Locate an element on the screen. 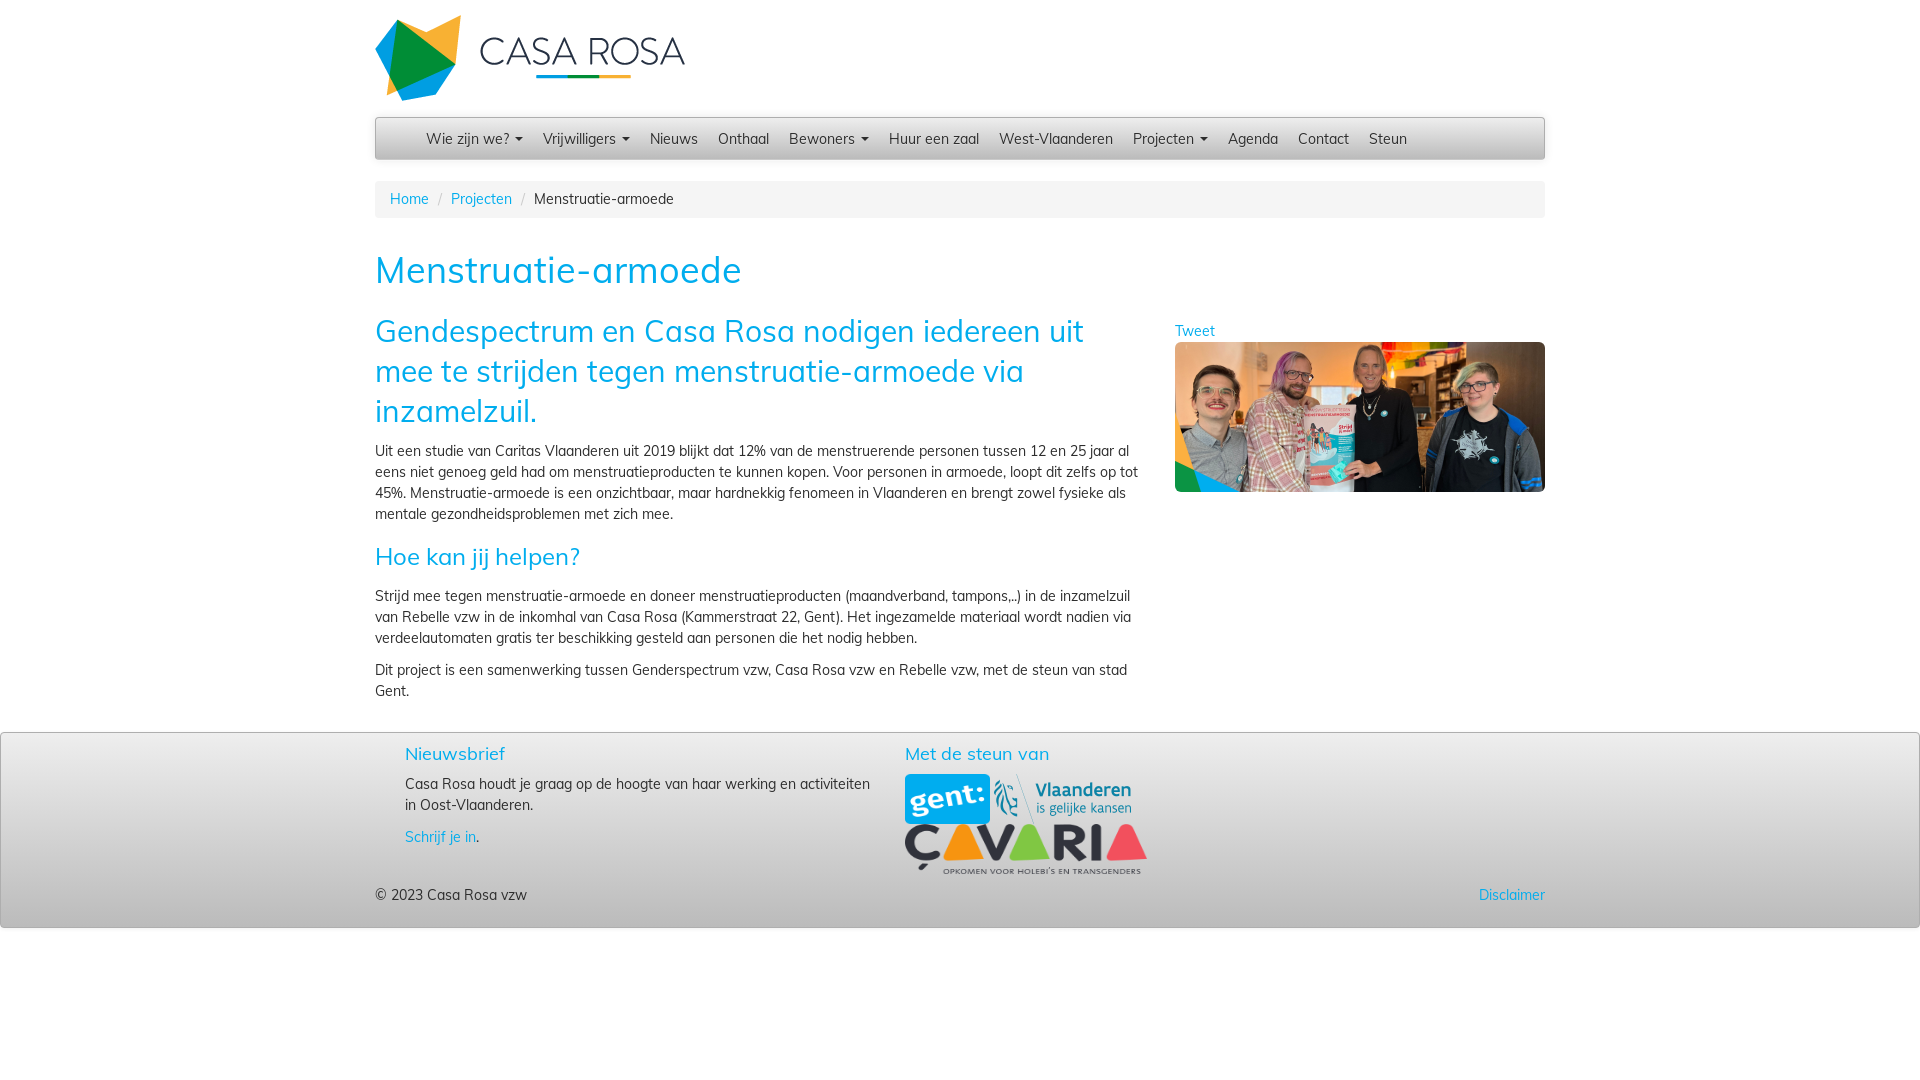 Image resolution: width=1920 pixels, height=1080 pixels. 'Nieuws' is located at coordinates (638, 137).